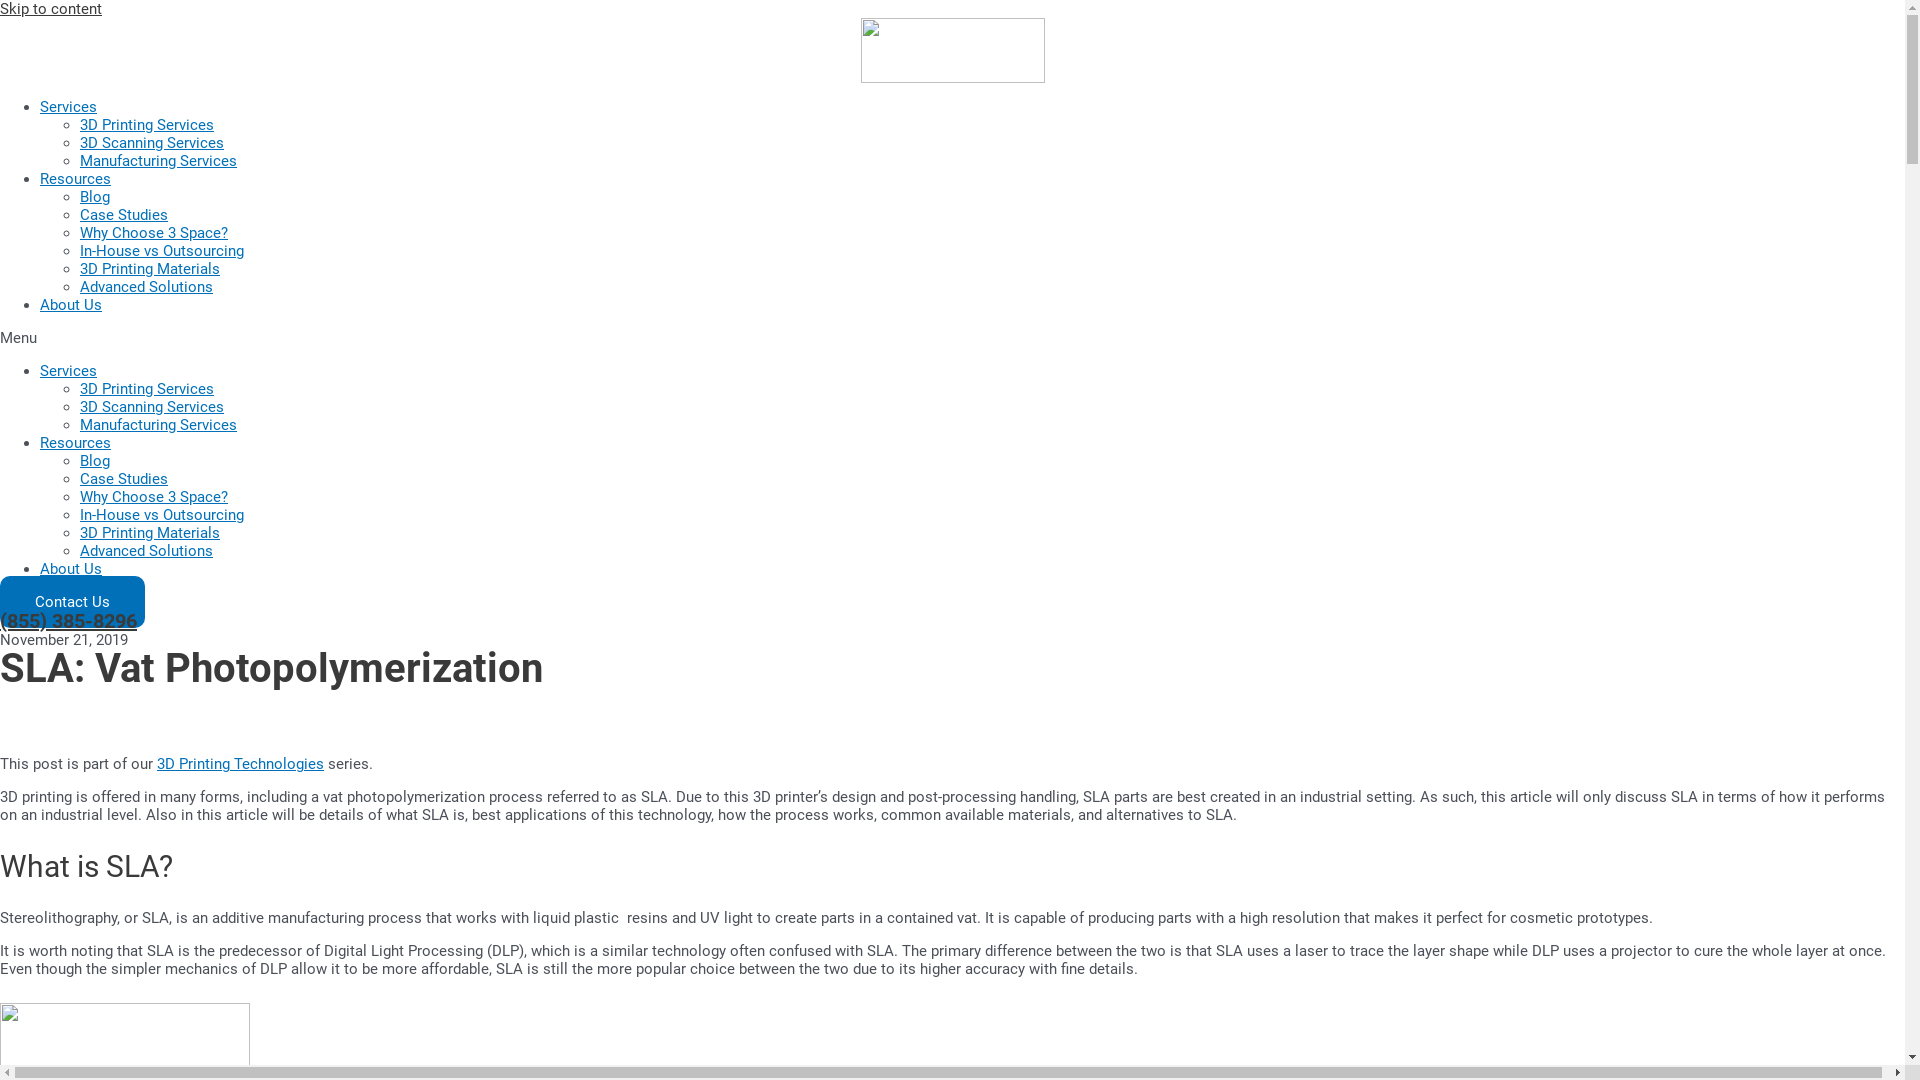 The image size is (1920, 1080). Describe the element at coordinates (148, 531) in the screenshot. I see `'3D Printing Materials'` at that location.